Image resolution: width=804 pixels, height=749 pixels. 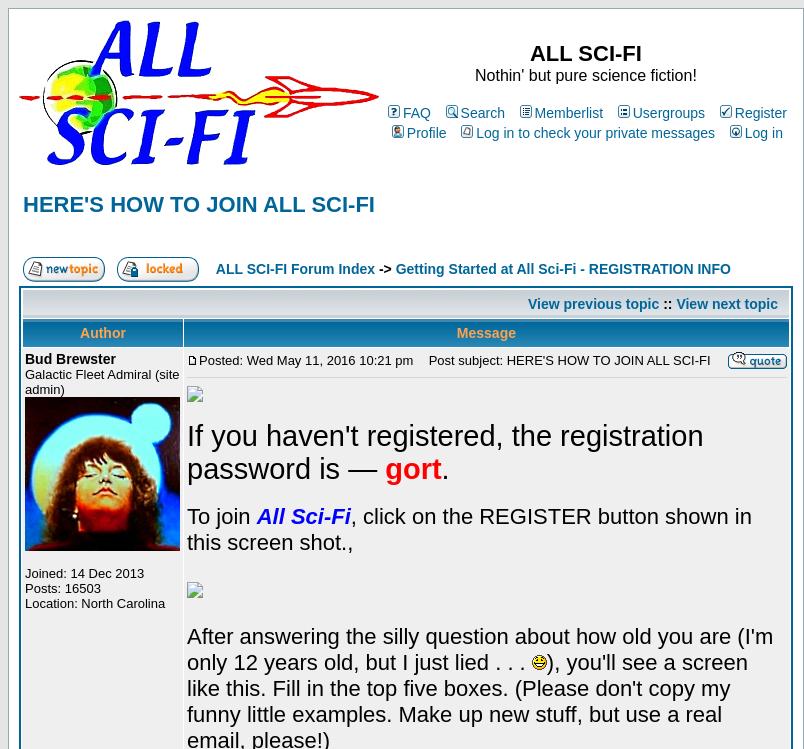 What do you see at coordinates (534, 113) in the screenshot?
I see `'Memberlist'` at bounding box center [534, 113].